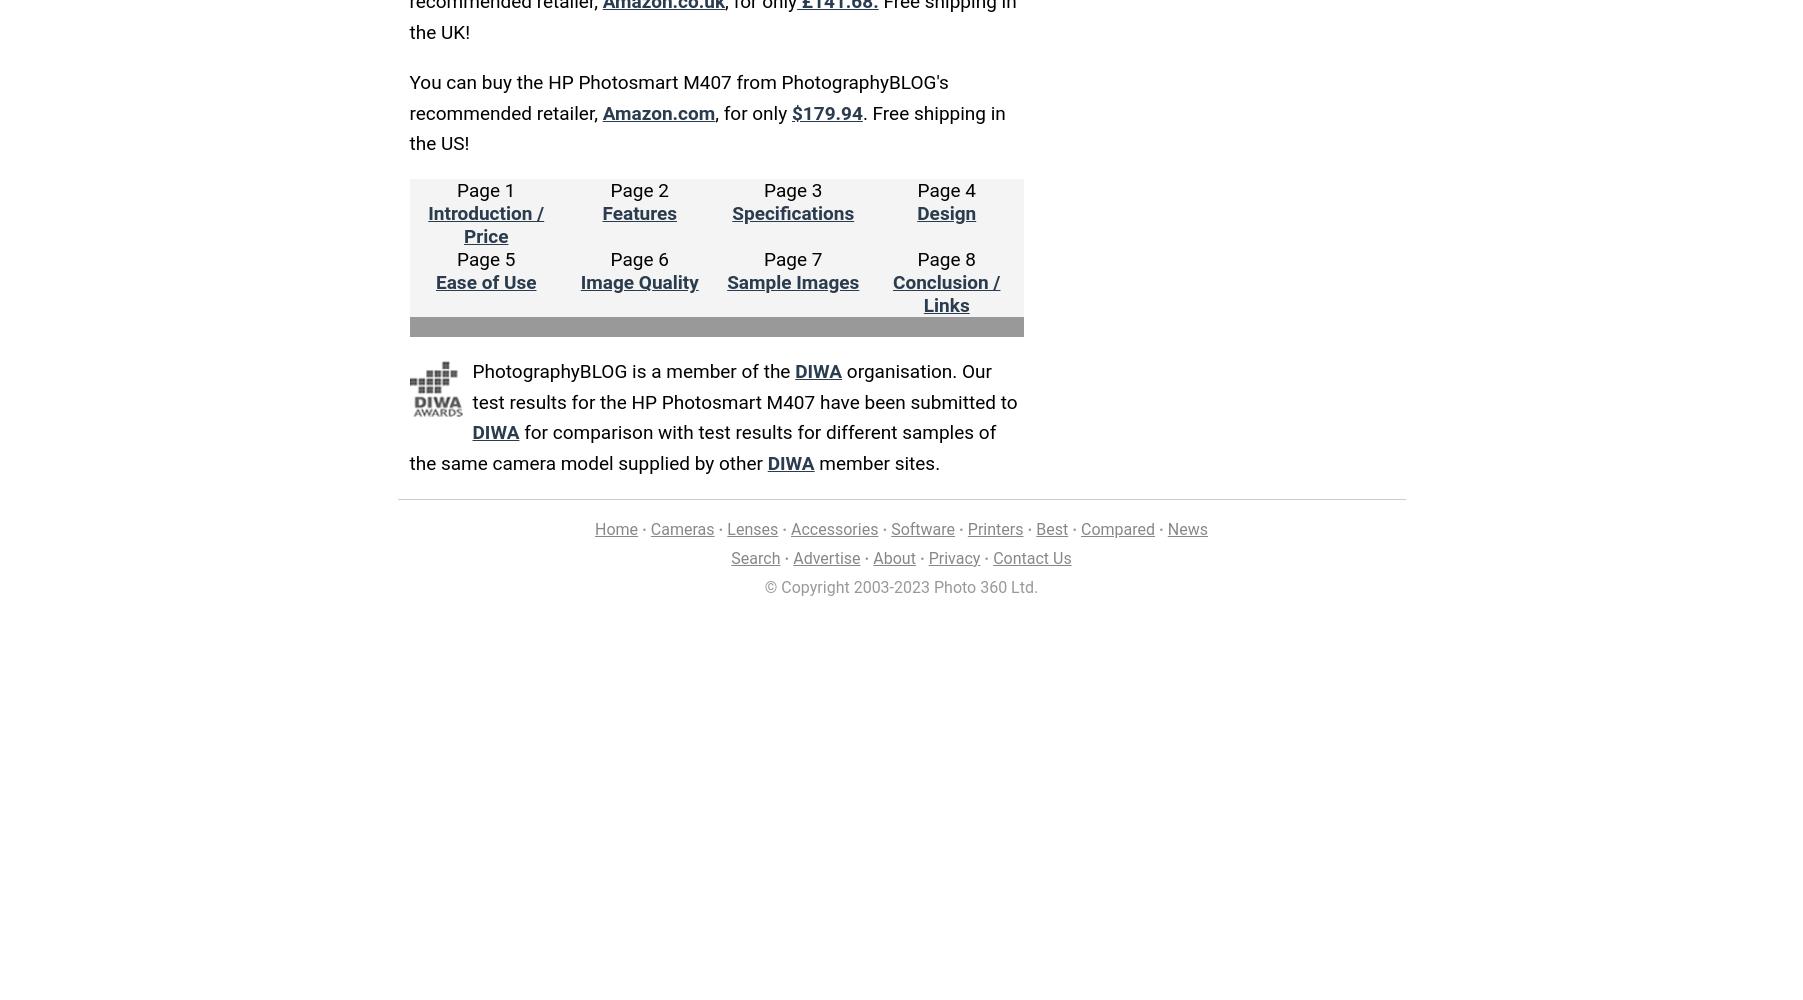 This screenshot has width=1803, height=1000. I want to click on 'Amazon.com', so click(657, 111).